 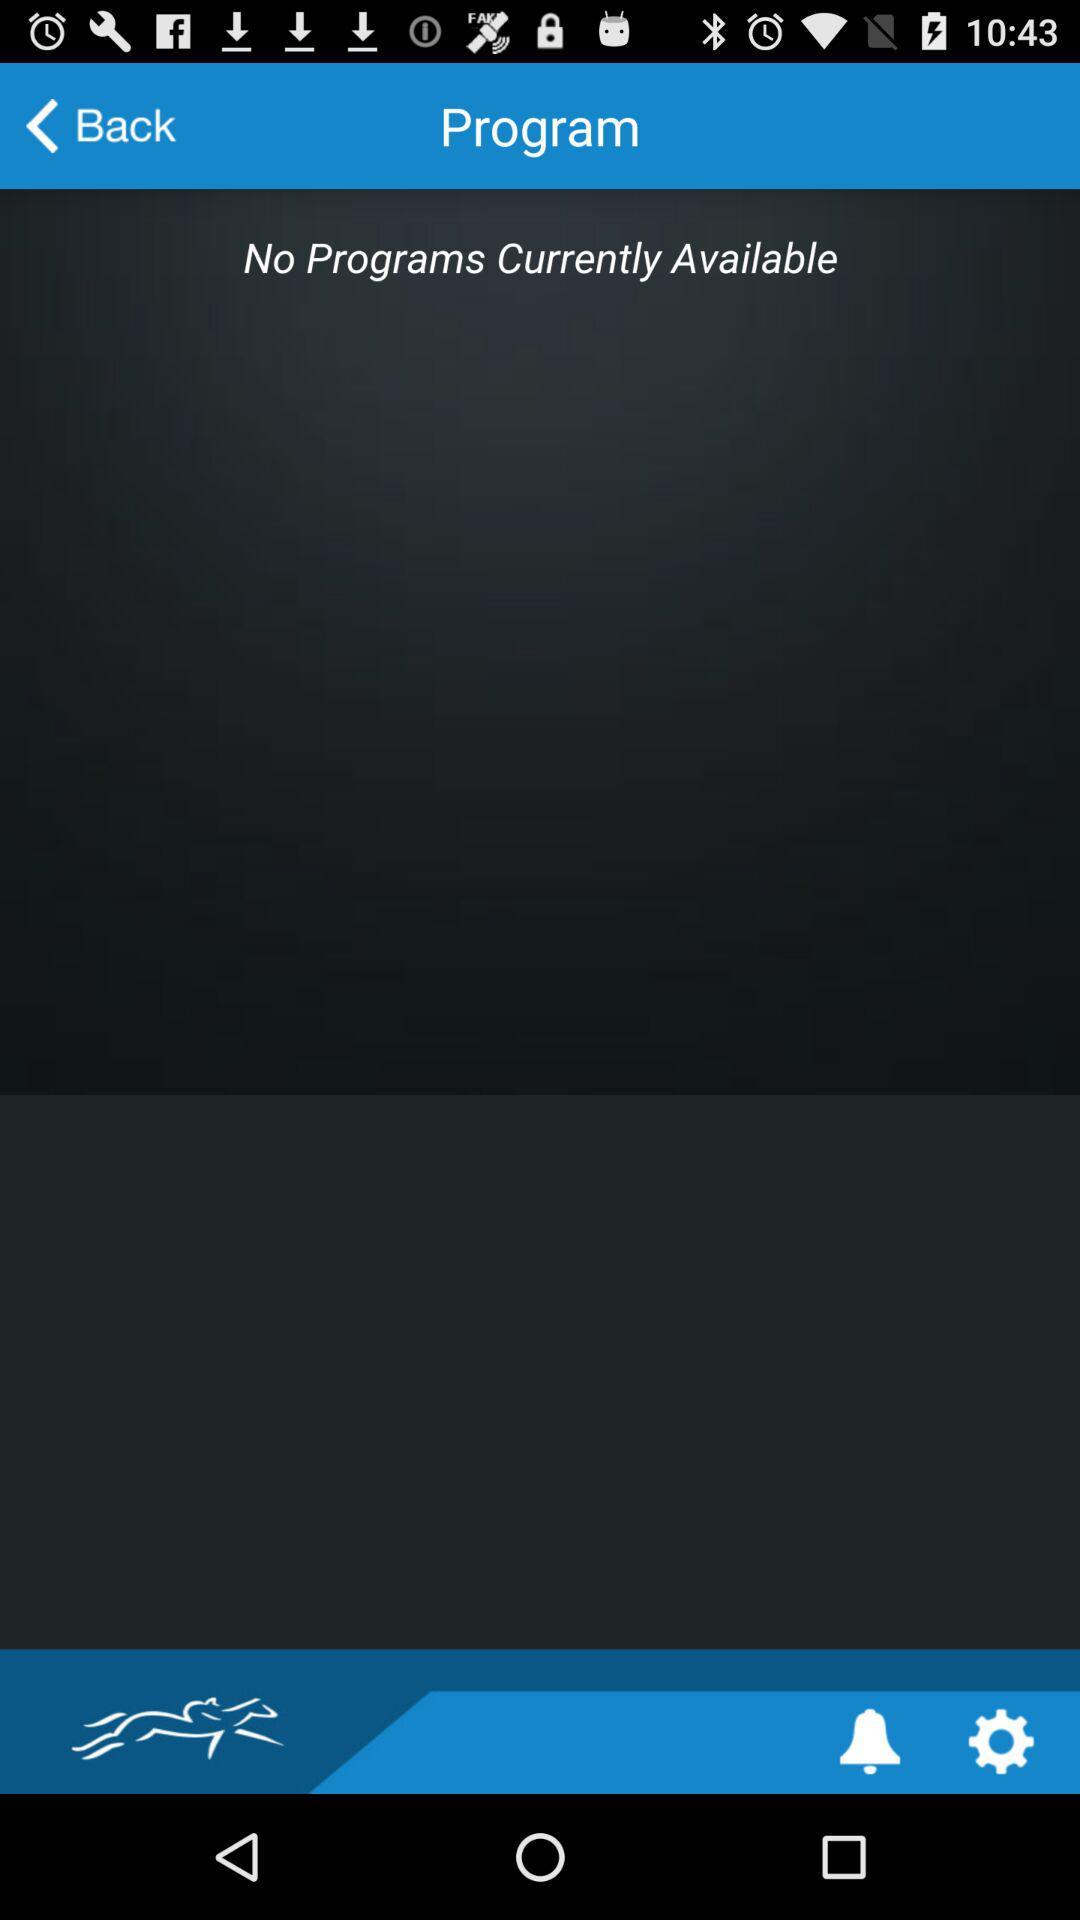 What do you see at coordinates (1001, 1740) in the screenshot?
I see `settings` at bounding box center [1001, 1740].